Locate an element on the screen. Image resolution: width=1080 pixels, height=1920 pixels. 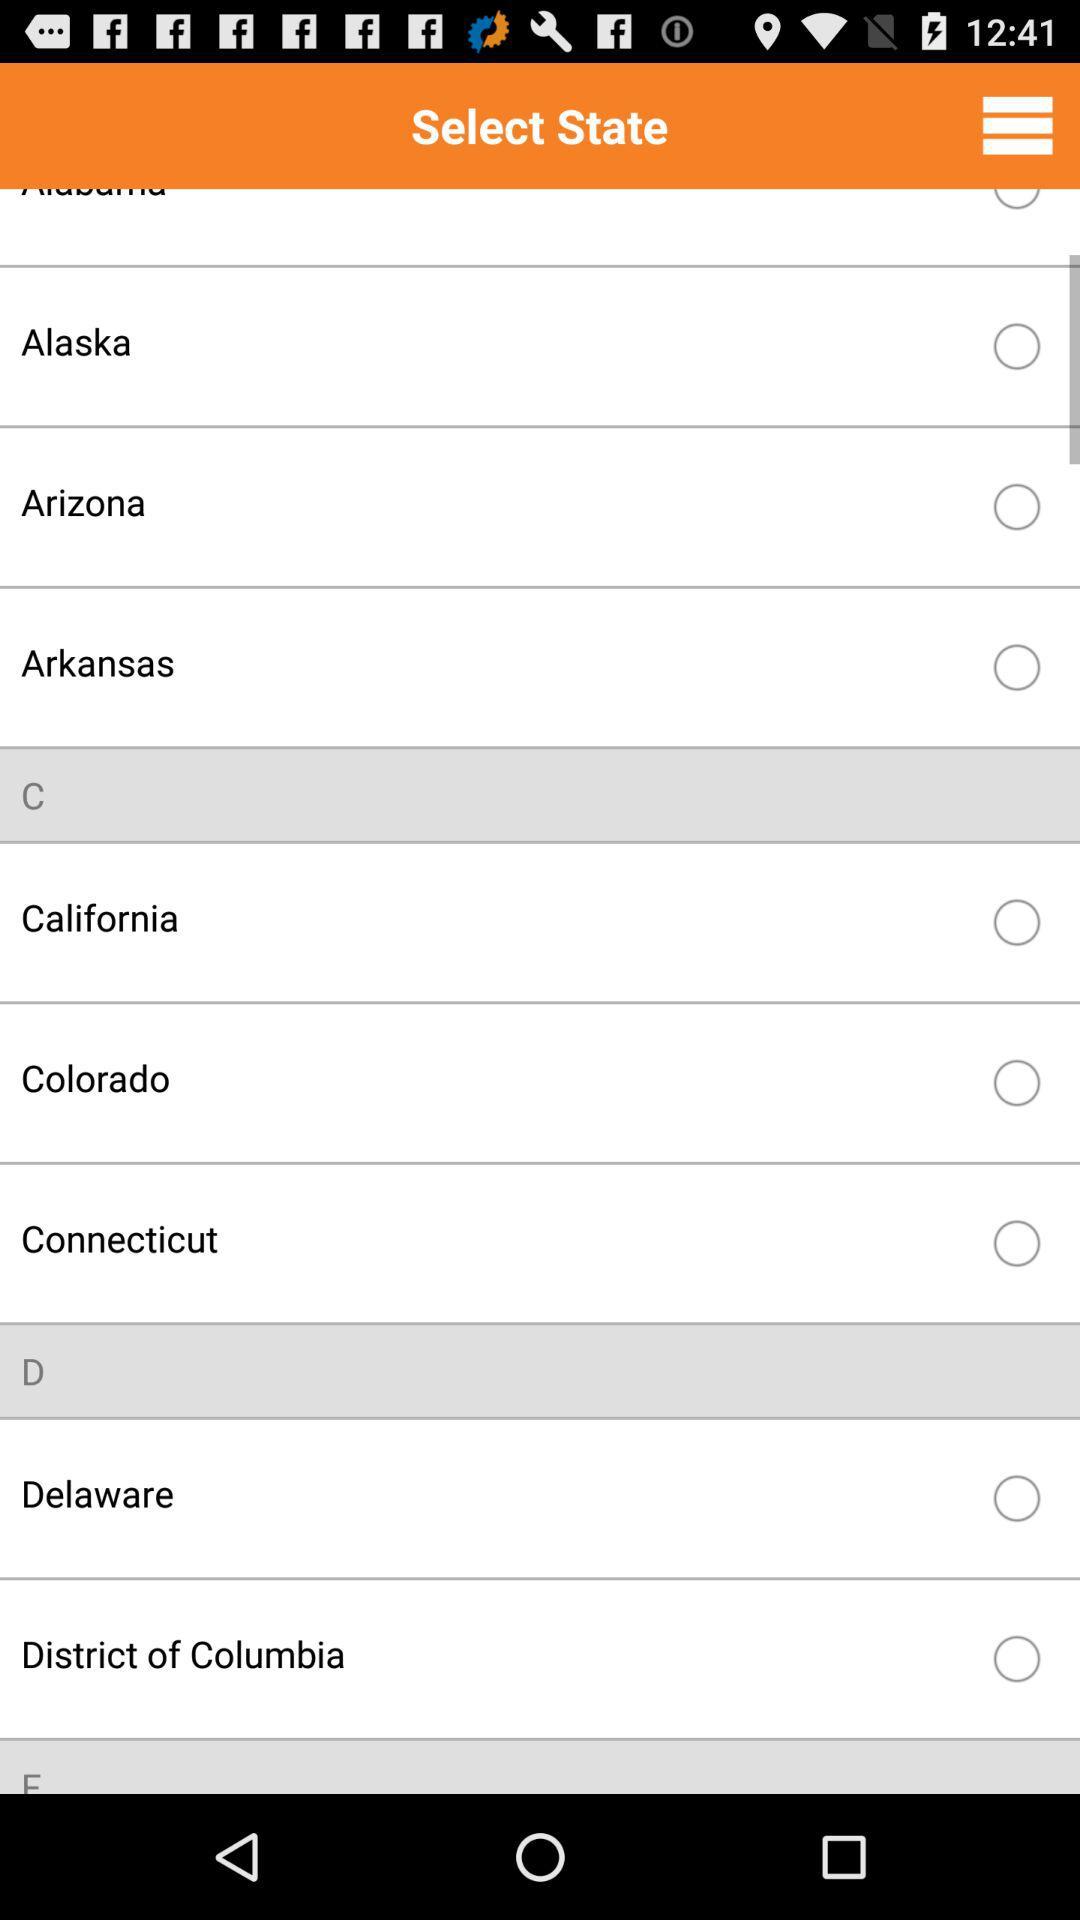
the item above f is located at coordinates (496, 1653).